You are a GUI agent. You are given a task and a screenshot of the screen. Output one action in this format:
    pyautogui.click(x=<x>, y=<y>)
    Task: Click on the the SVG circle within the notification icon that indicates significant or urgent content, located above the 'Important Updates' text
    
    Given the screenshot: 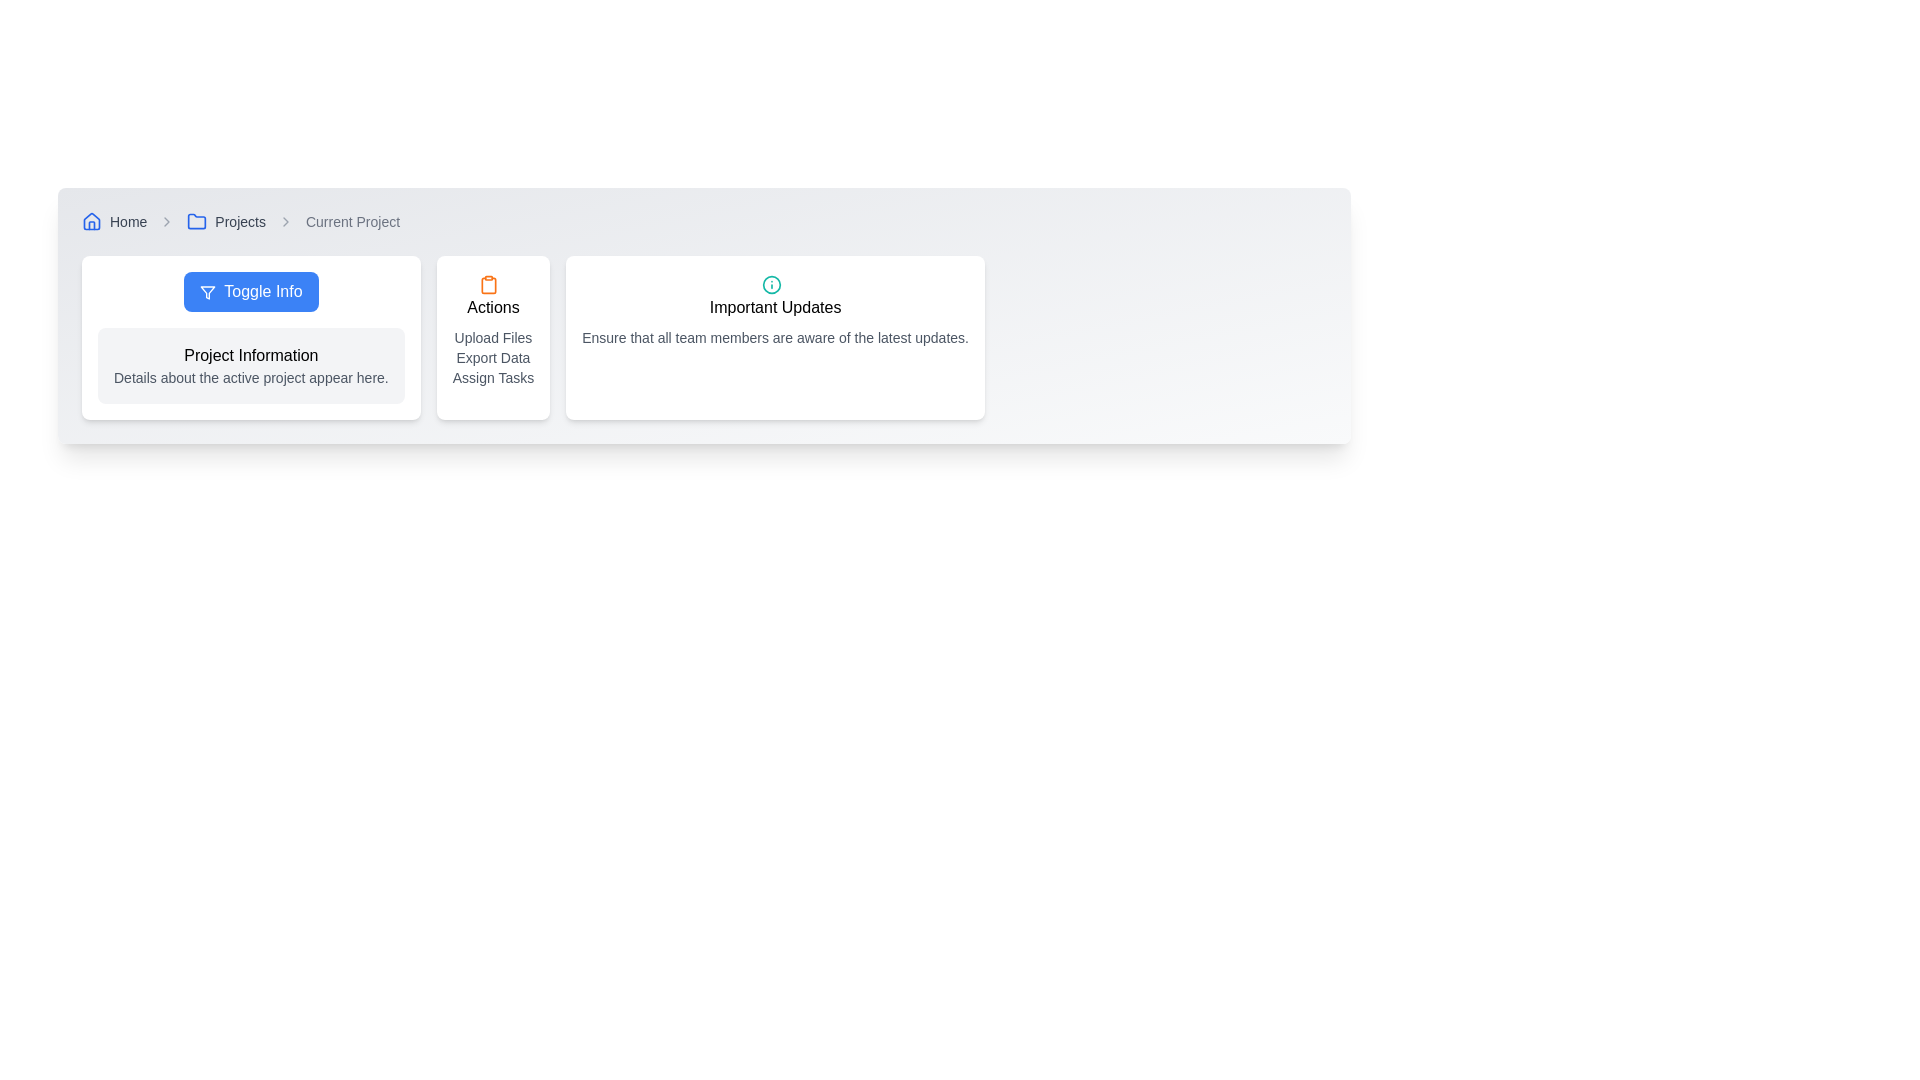 What is the action you would take?
    pyautogui.click(x=770, y=284)
    